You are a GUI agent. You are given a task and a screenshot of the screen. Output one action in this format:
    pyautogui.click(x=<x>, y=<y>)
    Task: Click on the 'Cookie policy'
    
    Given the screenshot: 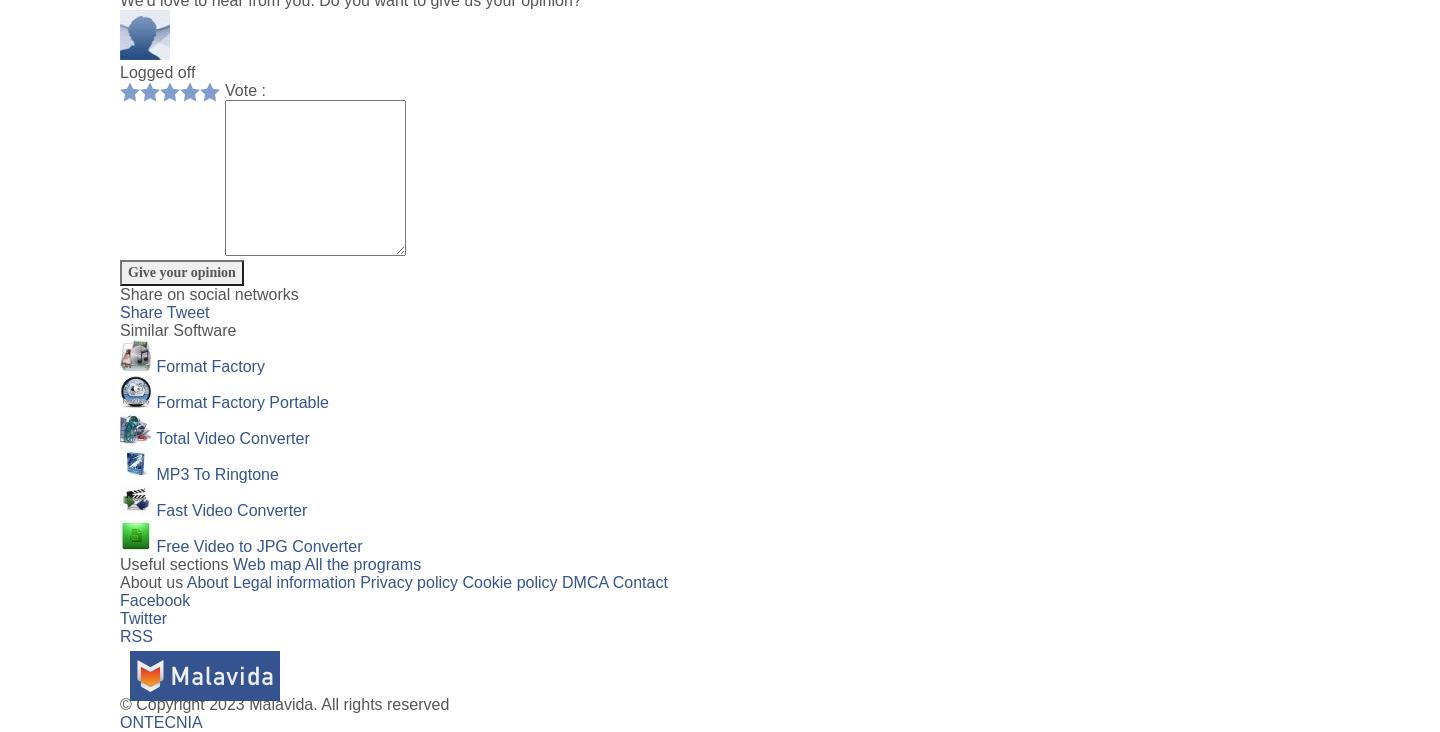 What is the action you would take?
    pyautogui.click(x=461, y=581)
    